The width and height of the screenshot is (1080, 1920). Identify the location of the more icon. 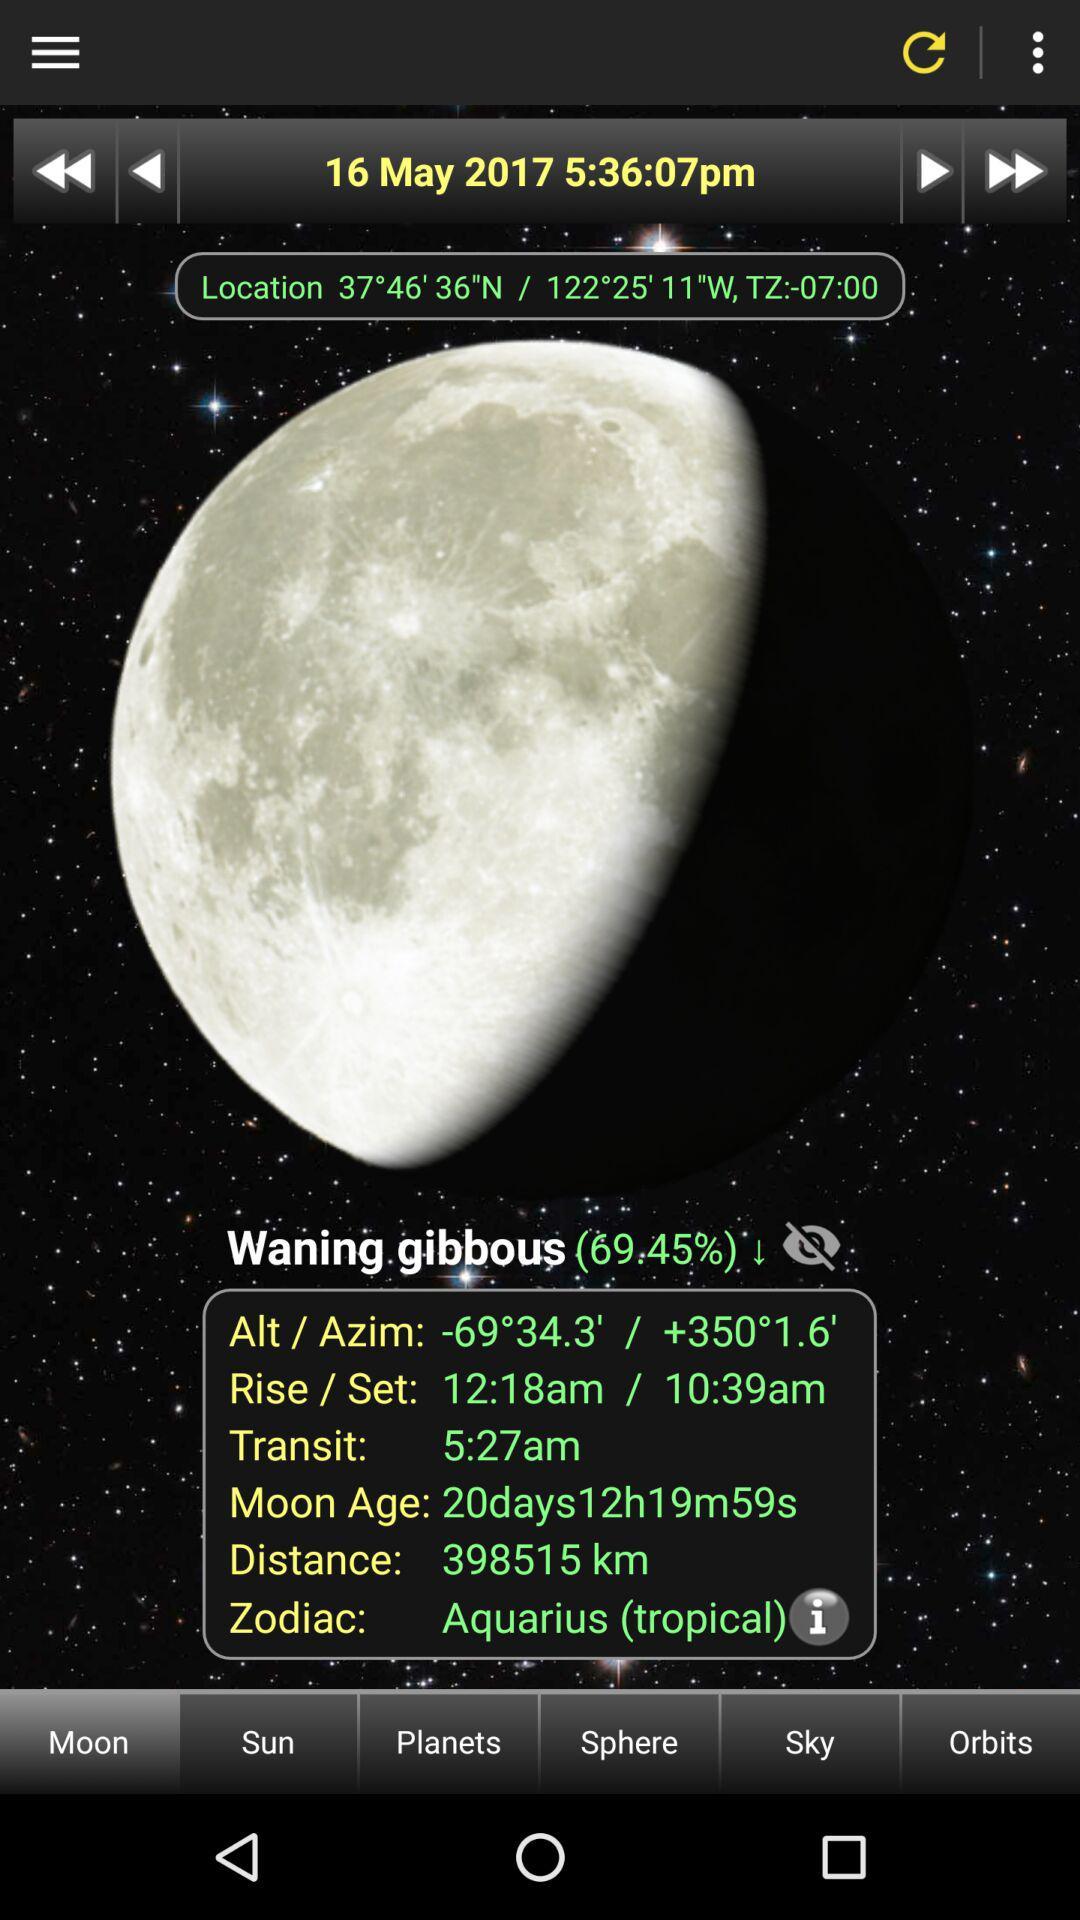
(1036, 52).